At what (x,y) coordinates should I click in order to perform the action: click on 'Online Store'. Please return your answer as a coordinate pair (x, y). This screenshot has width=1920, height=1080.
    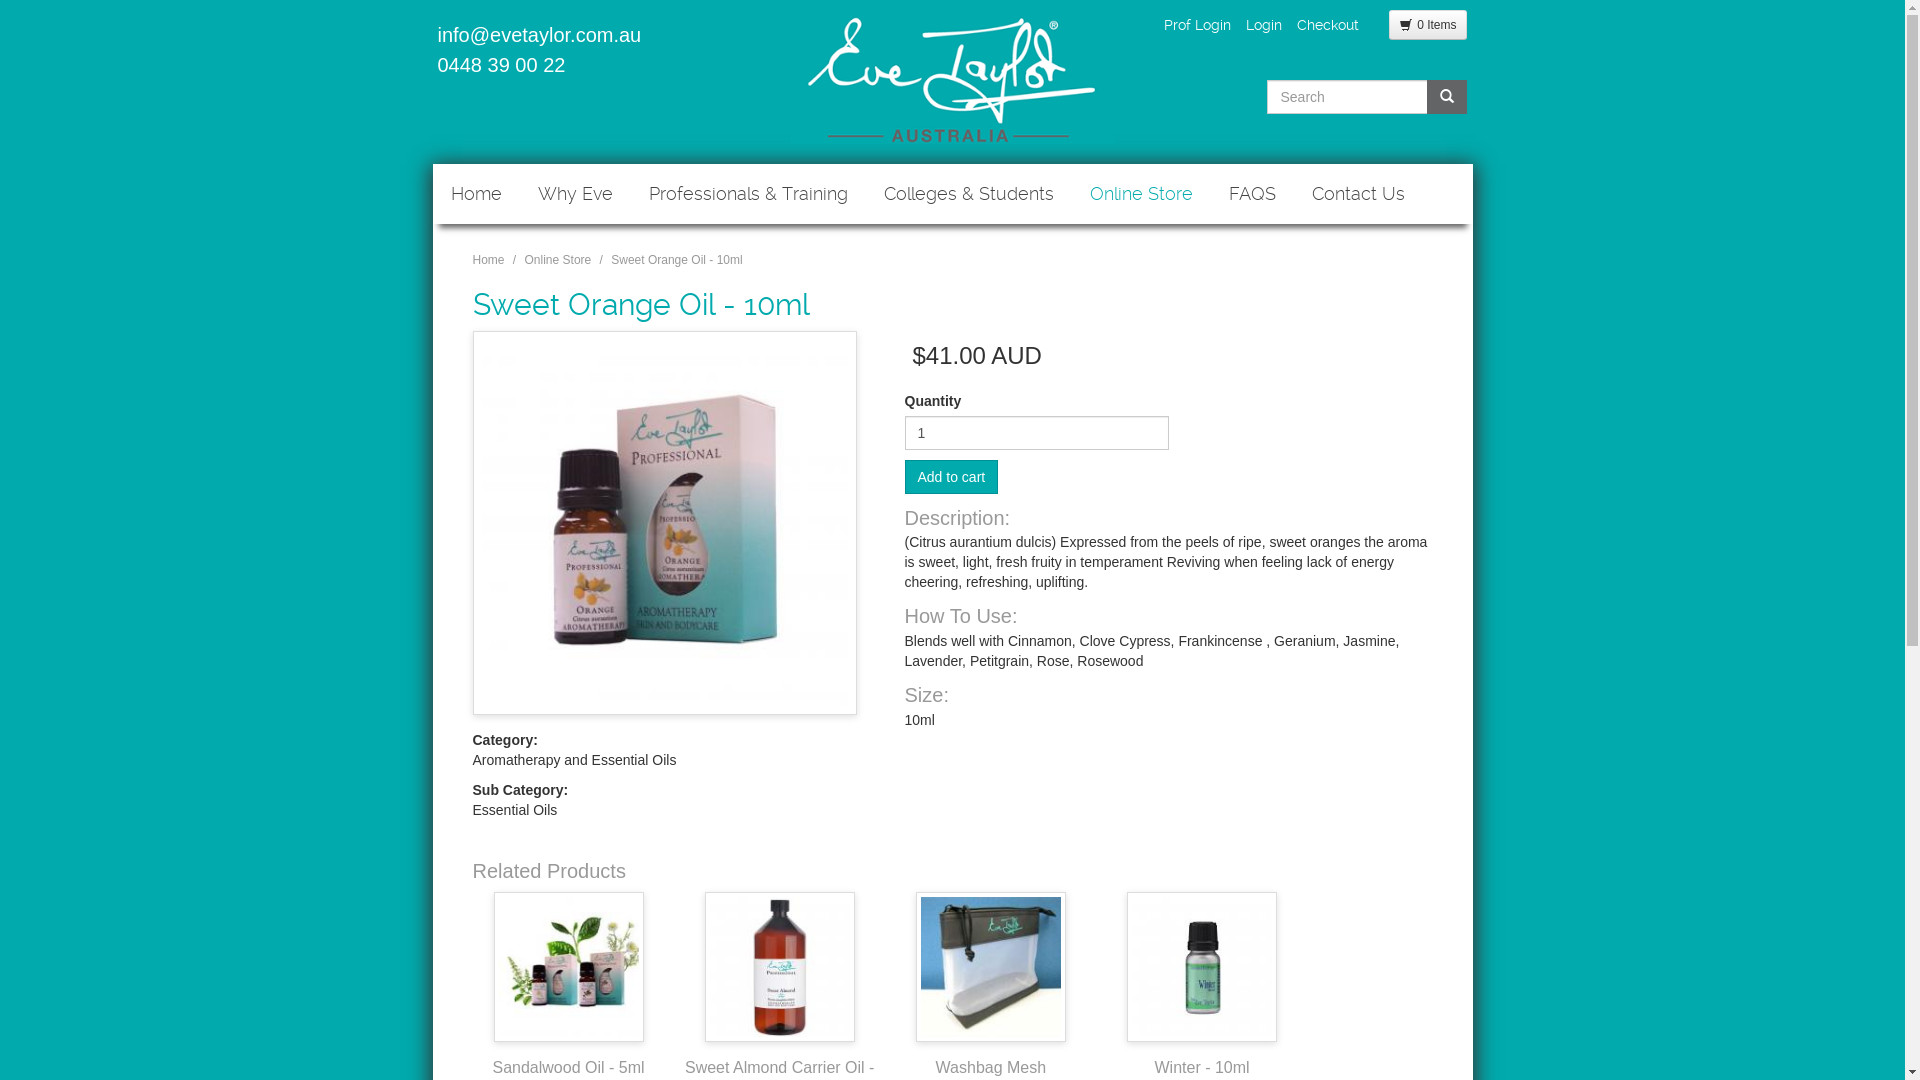
    Looking at the image, I should click on (524, 258).